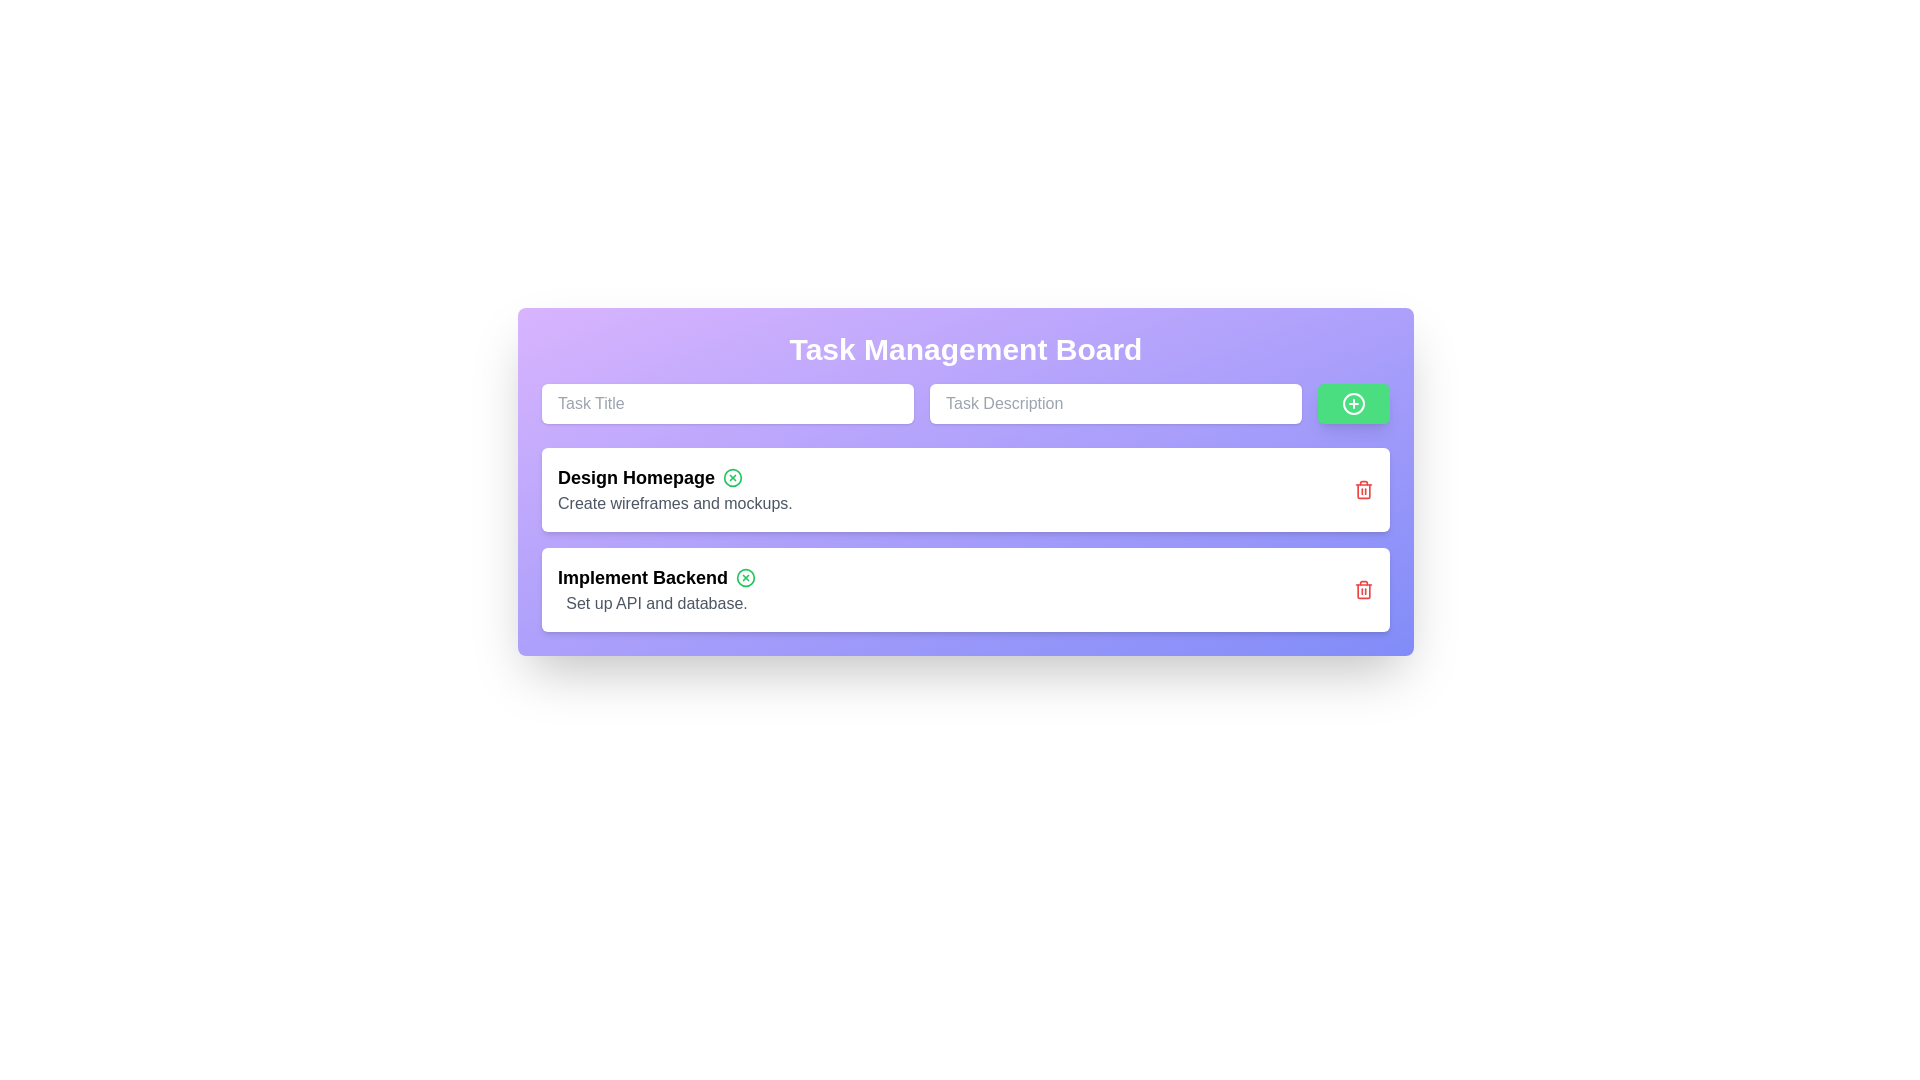 This screenshot has height=1080, width=1920. I want to click on the interactive icon located in the upper task row, adjacent to the title 'Design Homepage', so click(732, 478).